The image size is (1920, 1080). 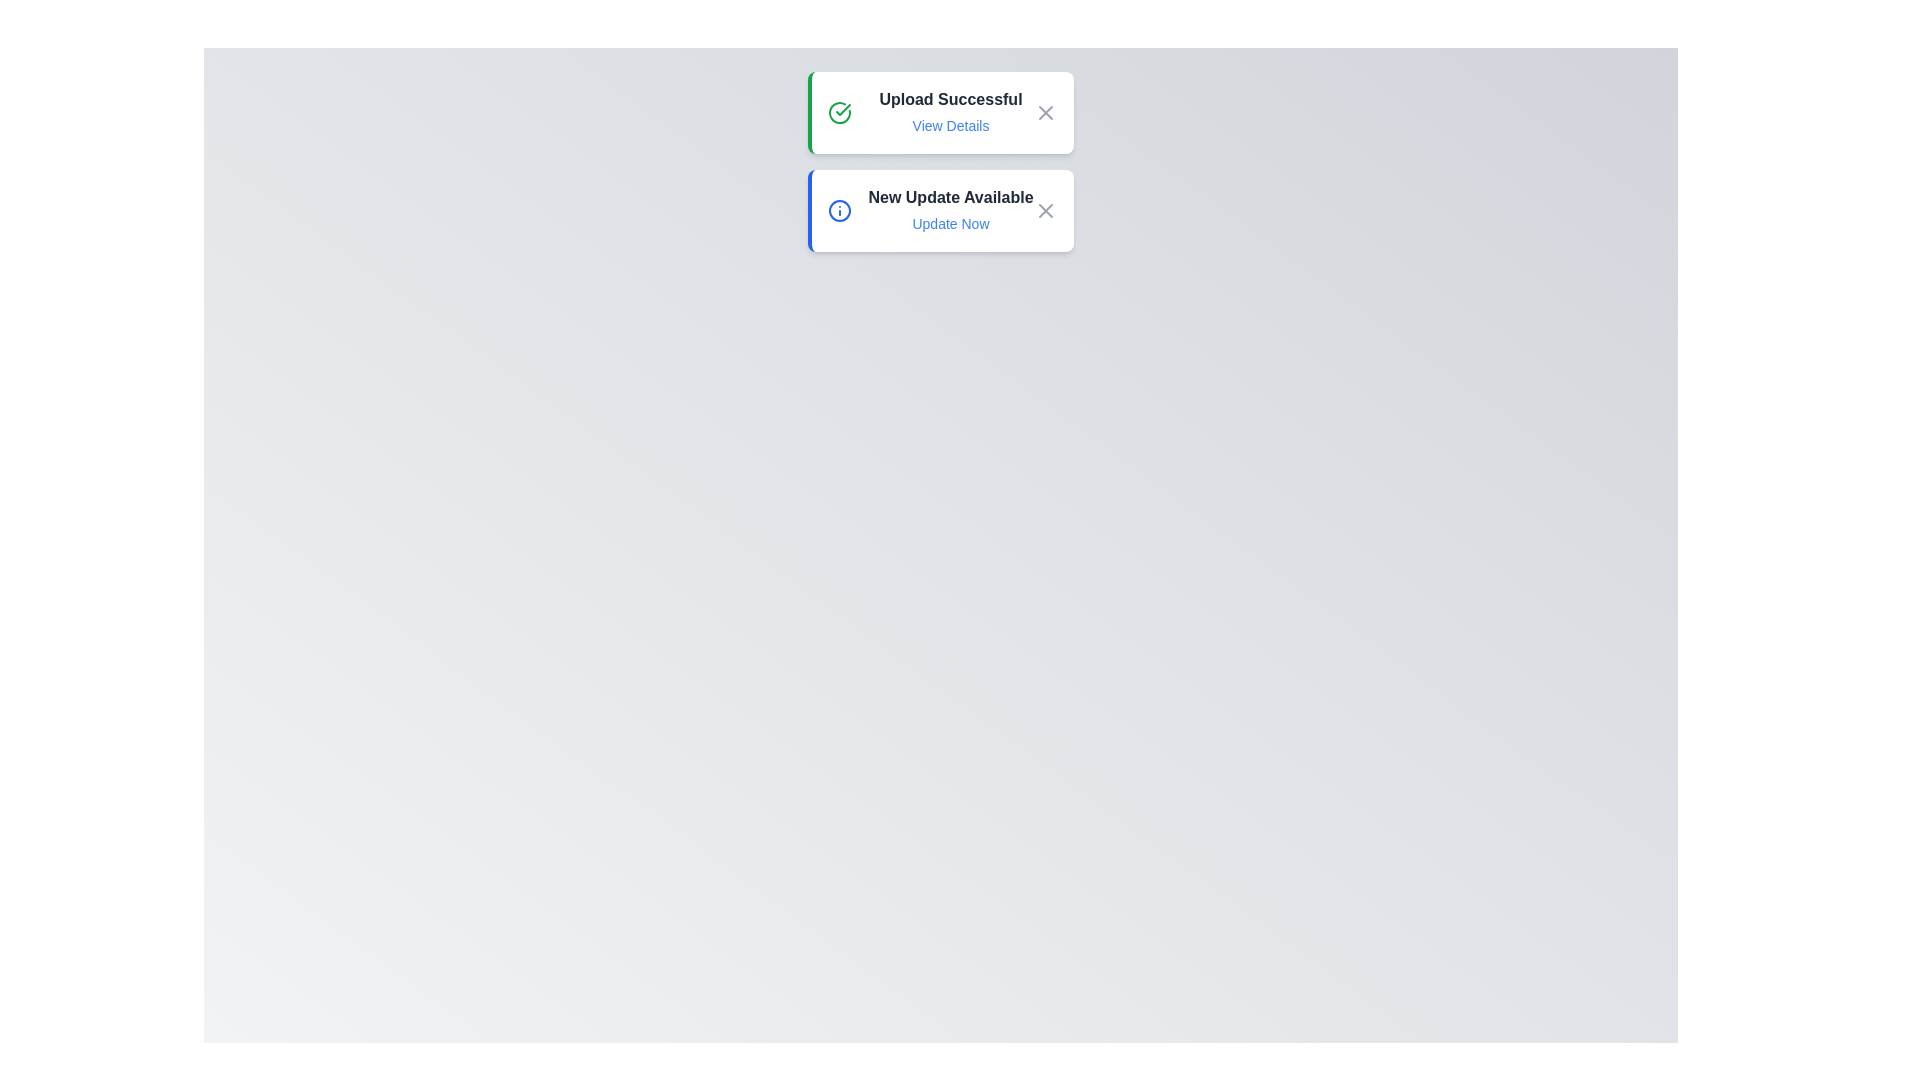 I want to click on the alert with the message New Update Available, so click(x=939, y=211).